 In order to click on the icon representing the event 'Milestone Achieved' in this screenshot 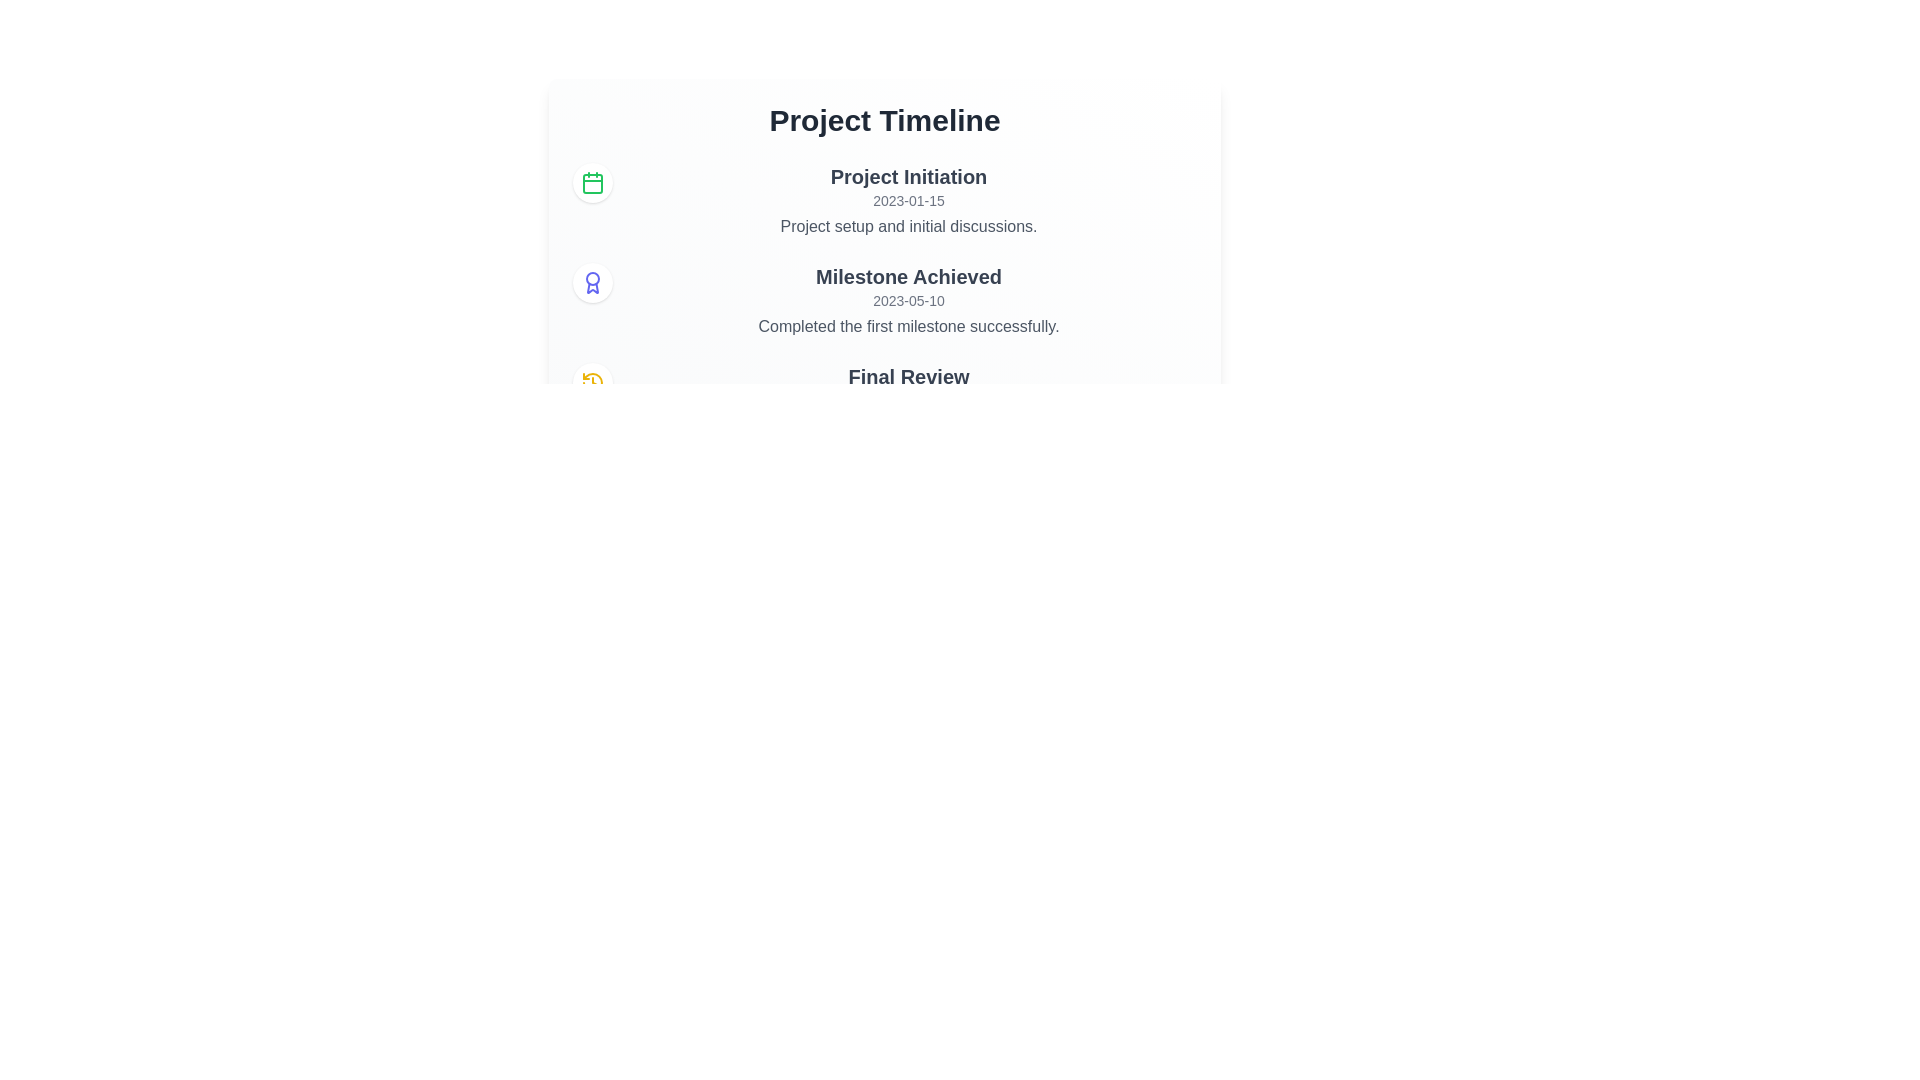, I will do `click(592, 282)`.